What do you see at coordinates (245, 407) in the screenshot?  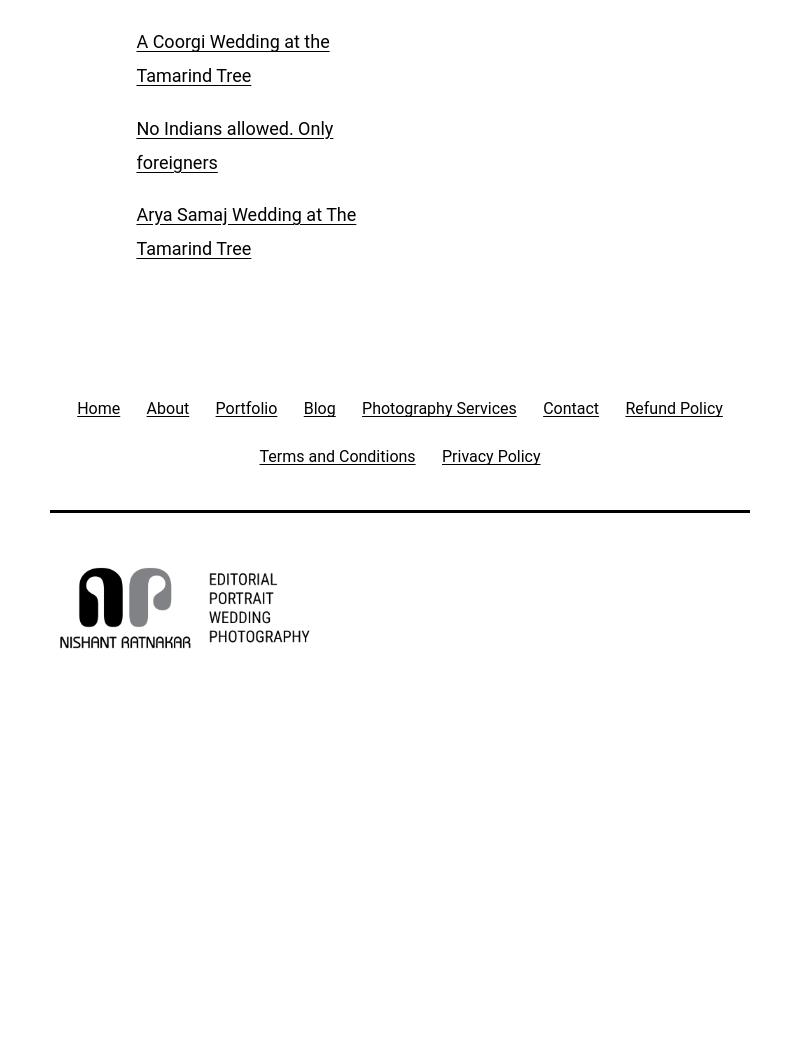 I see `'Portfolio'` at bounding box center [245, 407].